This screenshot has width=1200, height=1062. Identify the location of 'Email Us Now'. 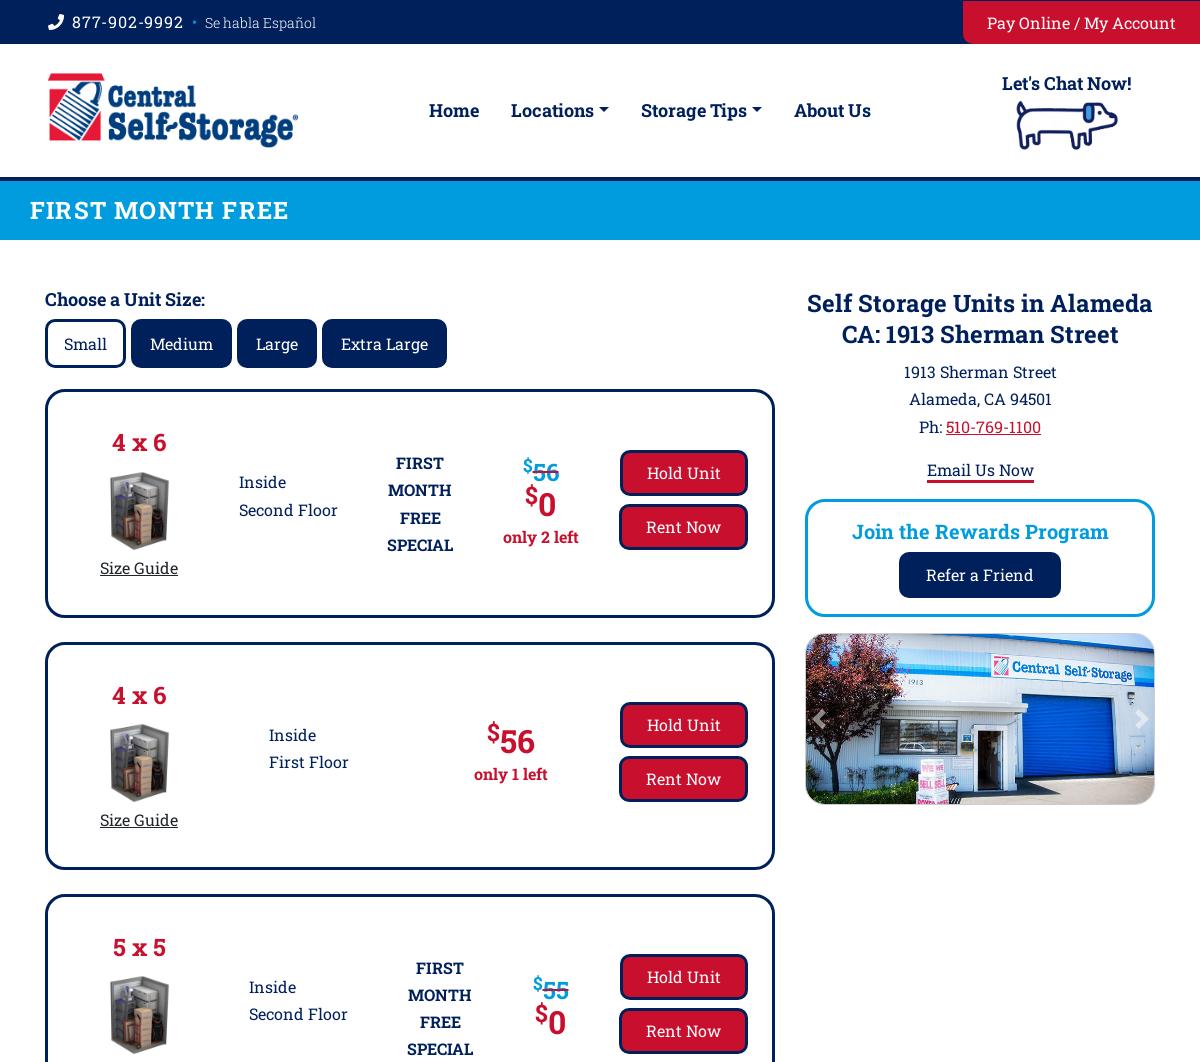
(926, 467).